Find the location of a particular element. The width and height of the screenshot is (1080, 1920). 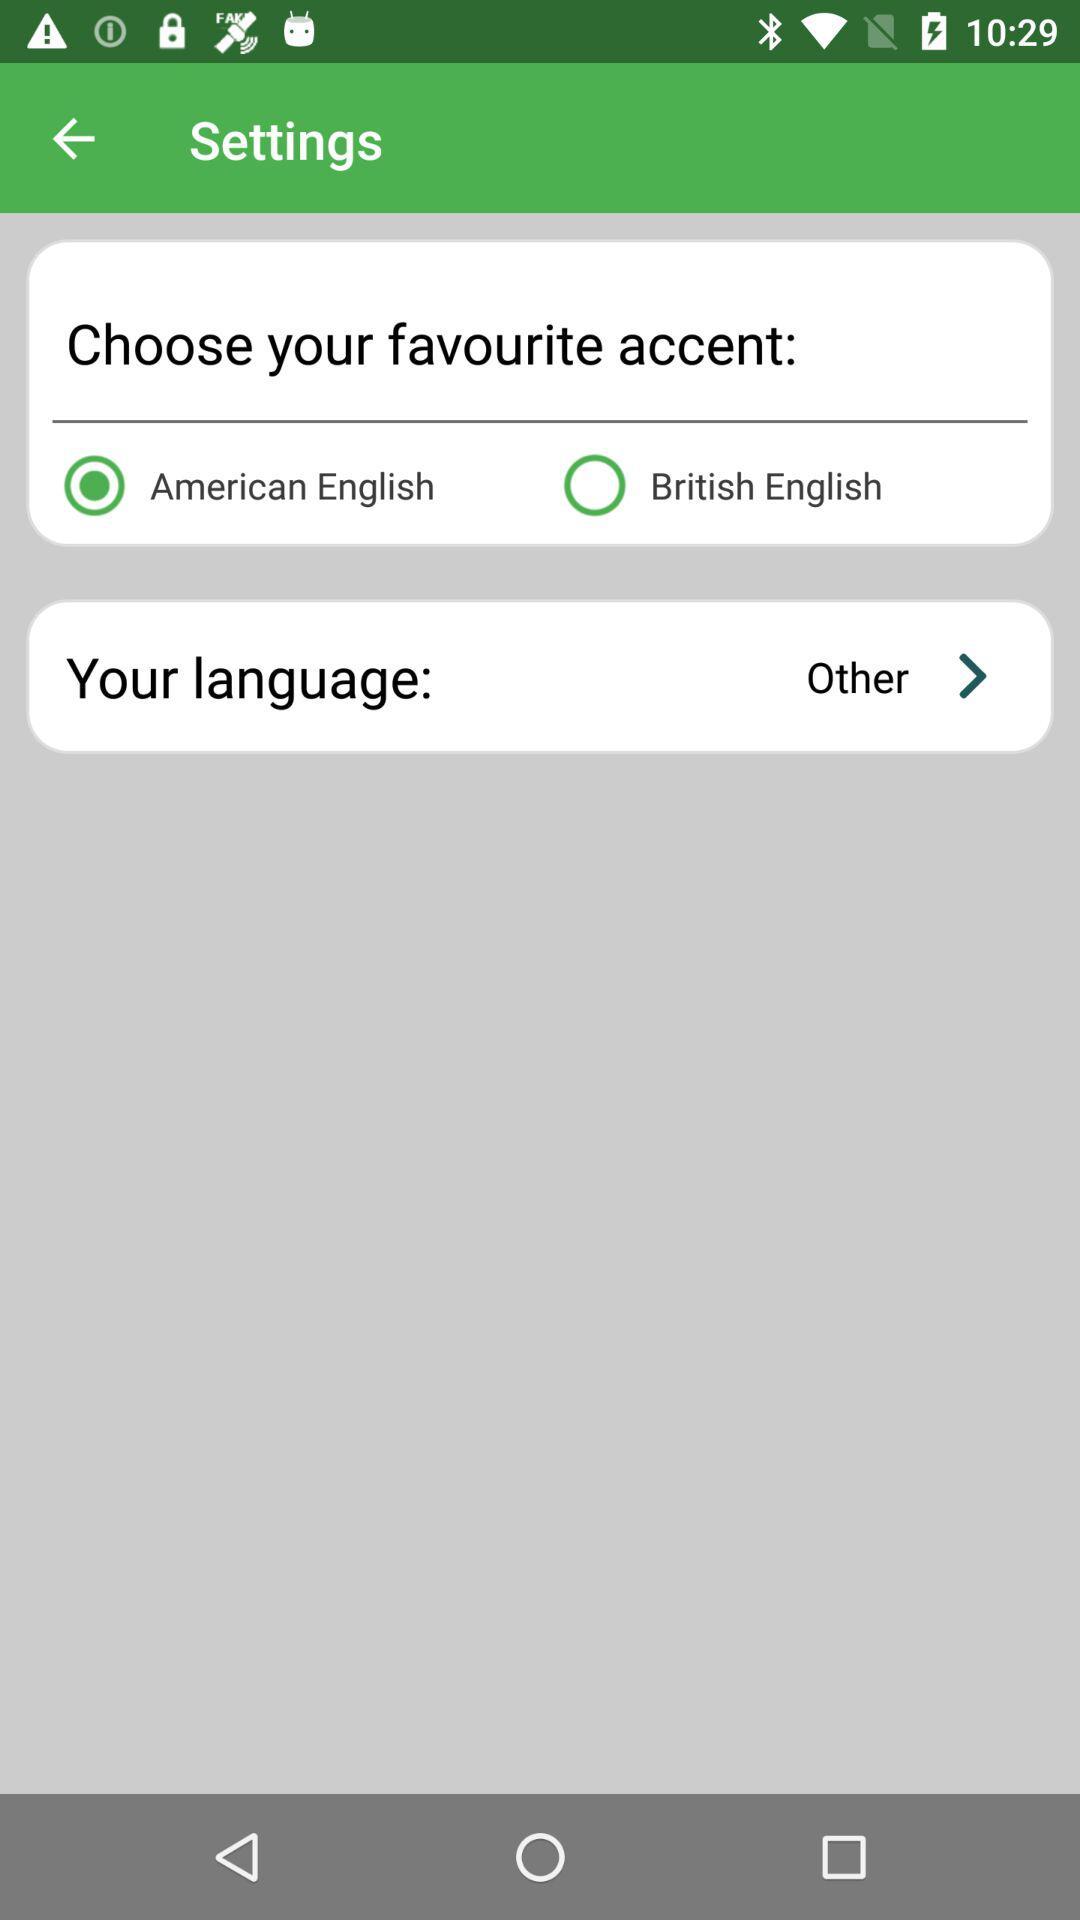

the icon next to the american english item is located at coordinates (789, 481).